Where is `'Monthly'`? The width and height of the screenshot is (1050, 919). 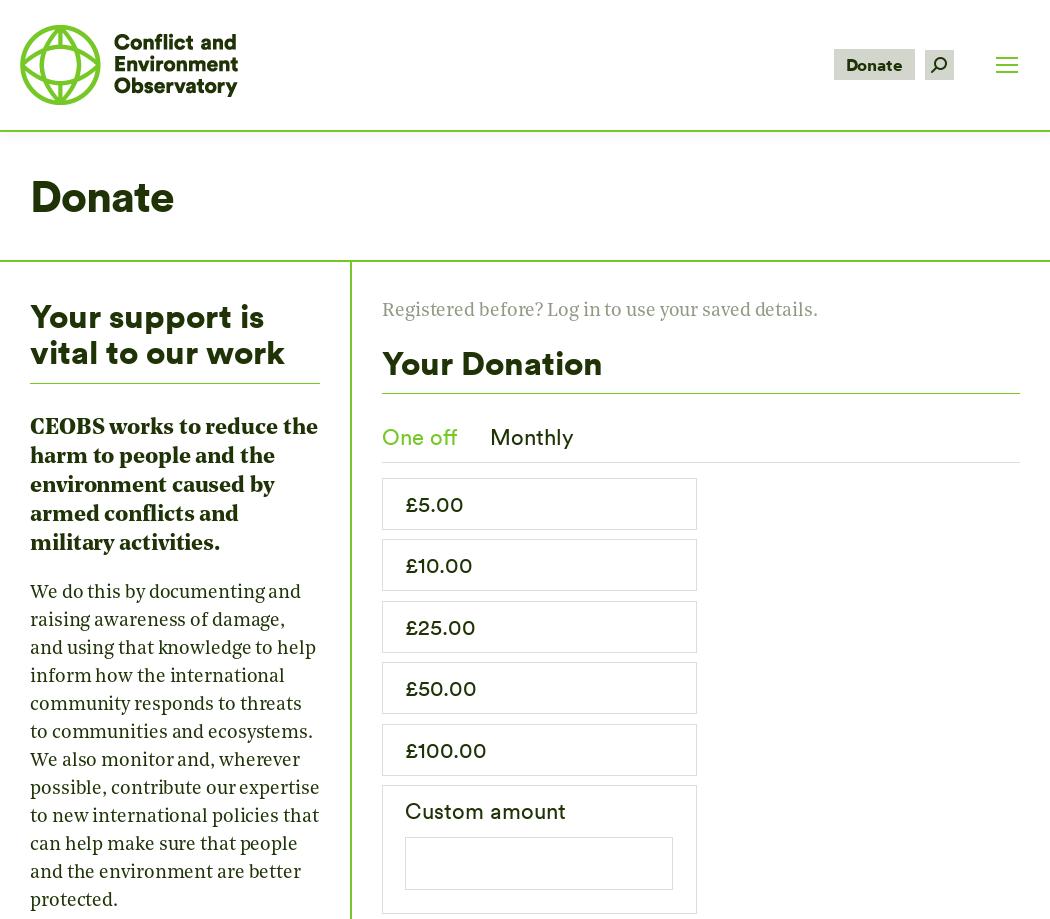 'Monthly' is located at coordinates (488, 435).